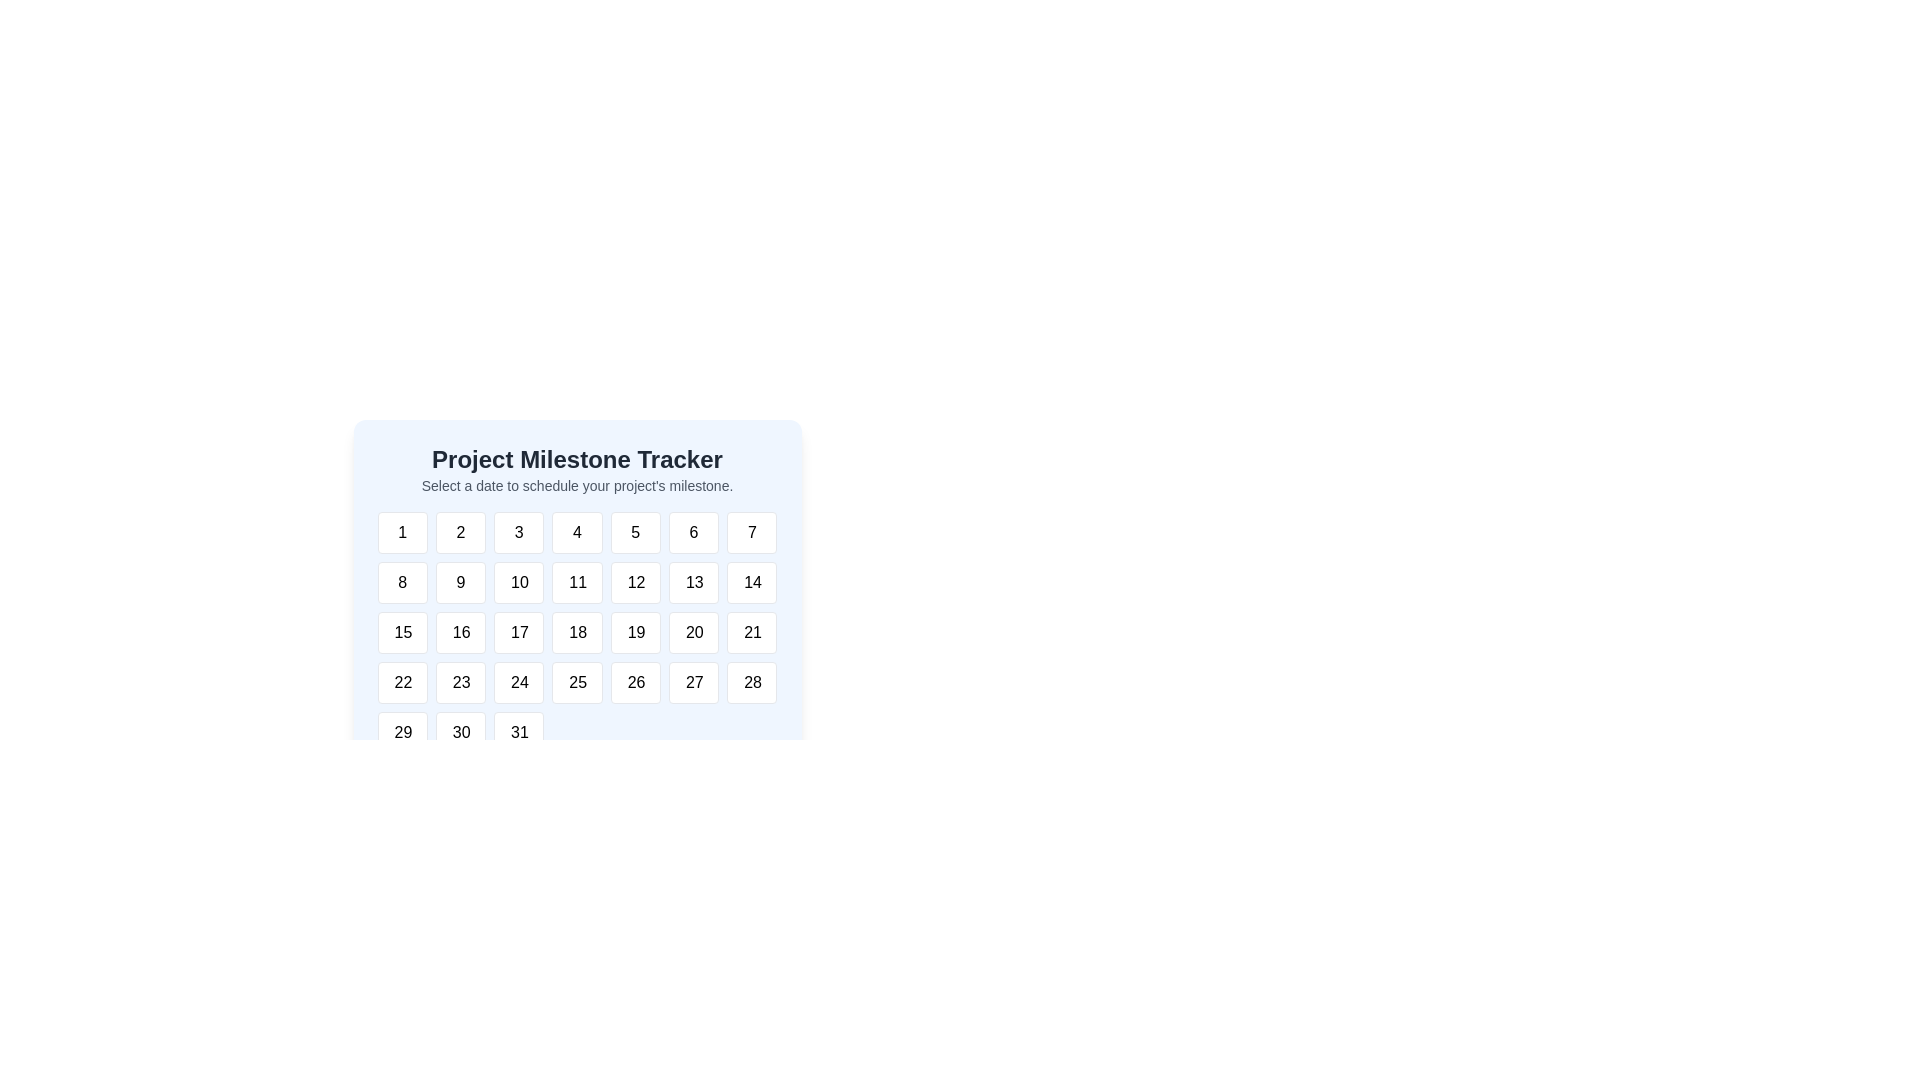 Image resolution: width=1920 pixels, height=1080 pixels. I want to click on the date selection button for the date '20' located, so click(694, 632).